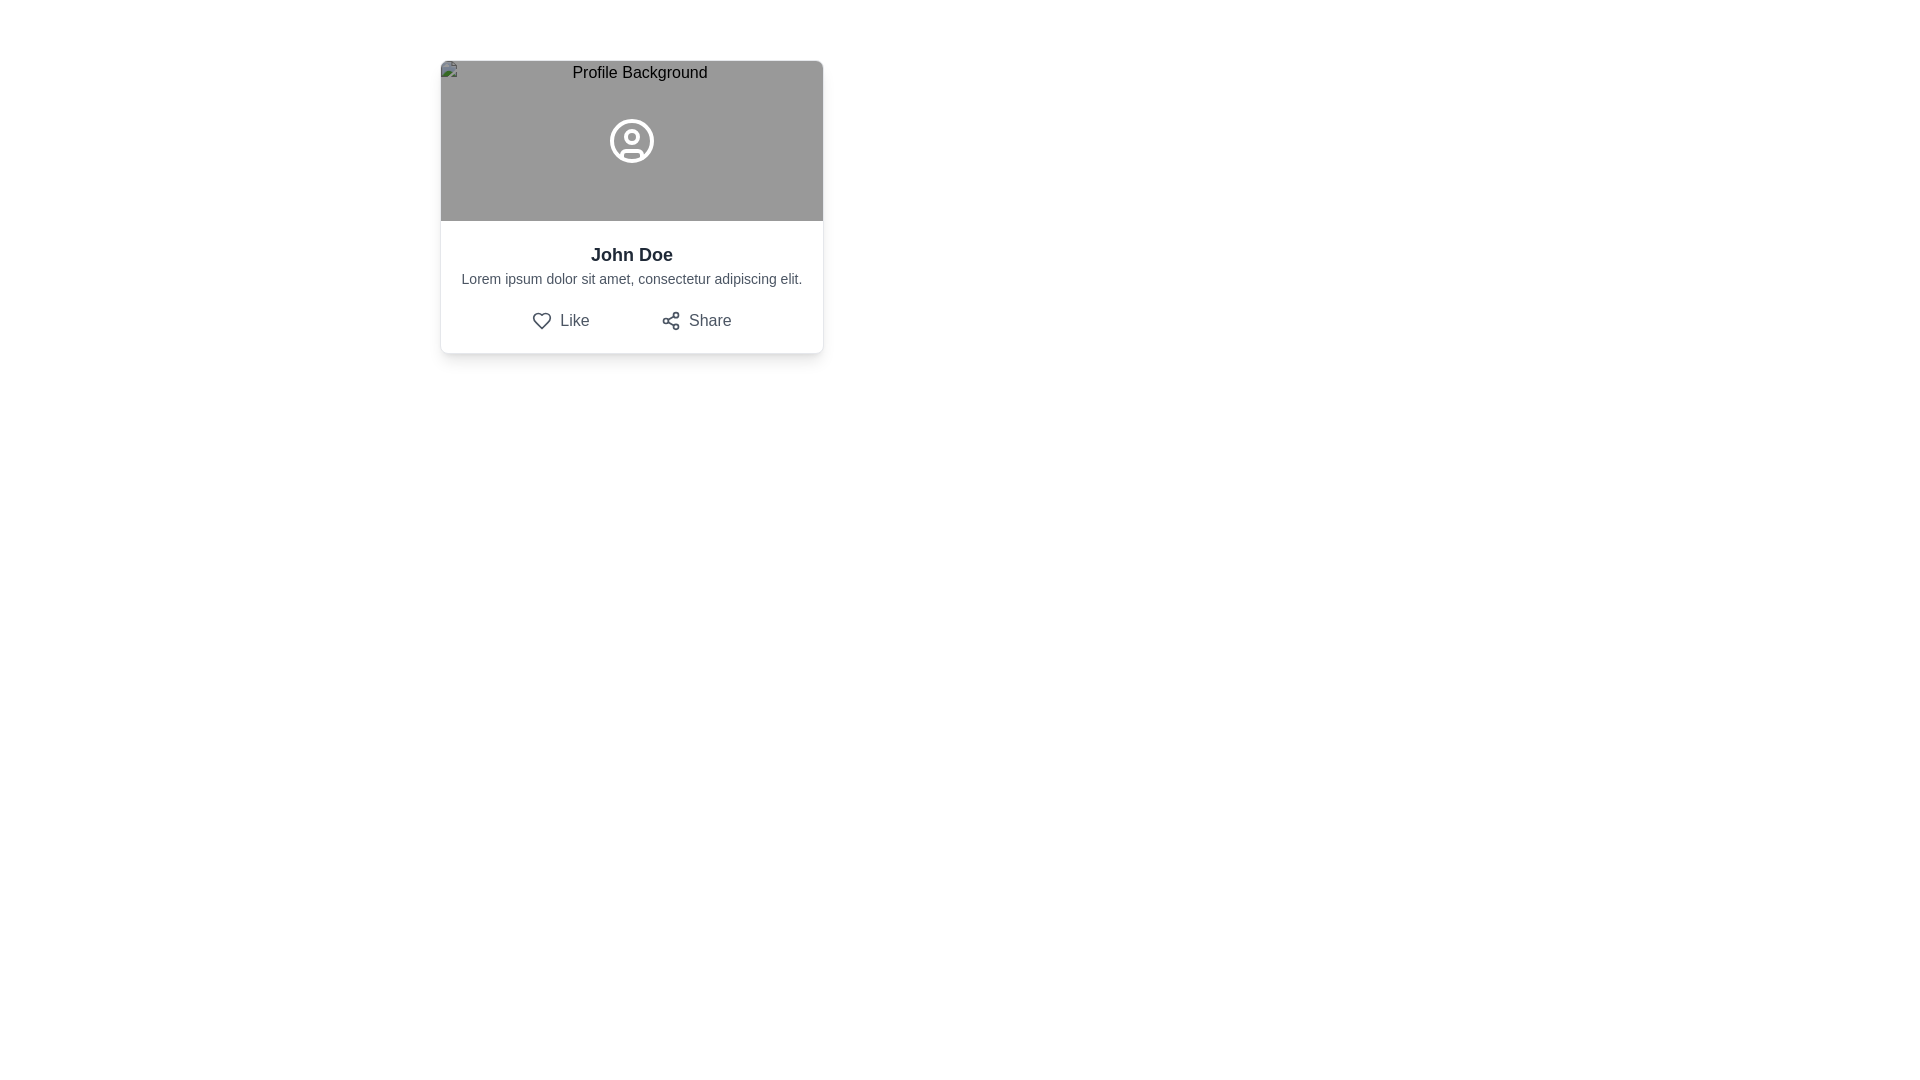  Describe the element at coordinates (542, 319) in the screenshot. I see `the 'like' icon located on the left side of the action strip, which is used to express approval for content` at that location.